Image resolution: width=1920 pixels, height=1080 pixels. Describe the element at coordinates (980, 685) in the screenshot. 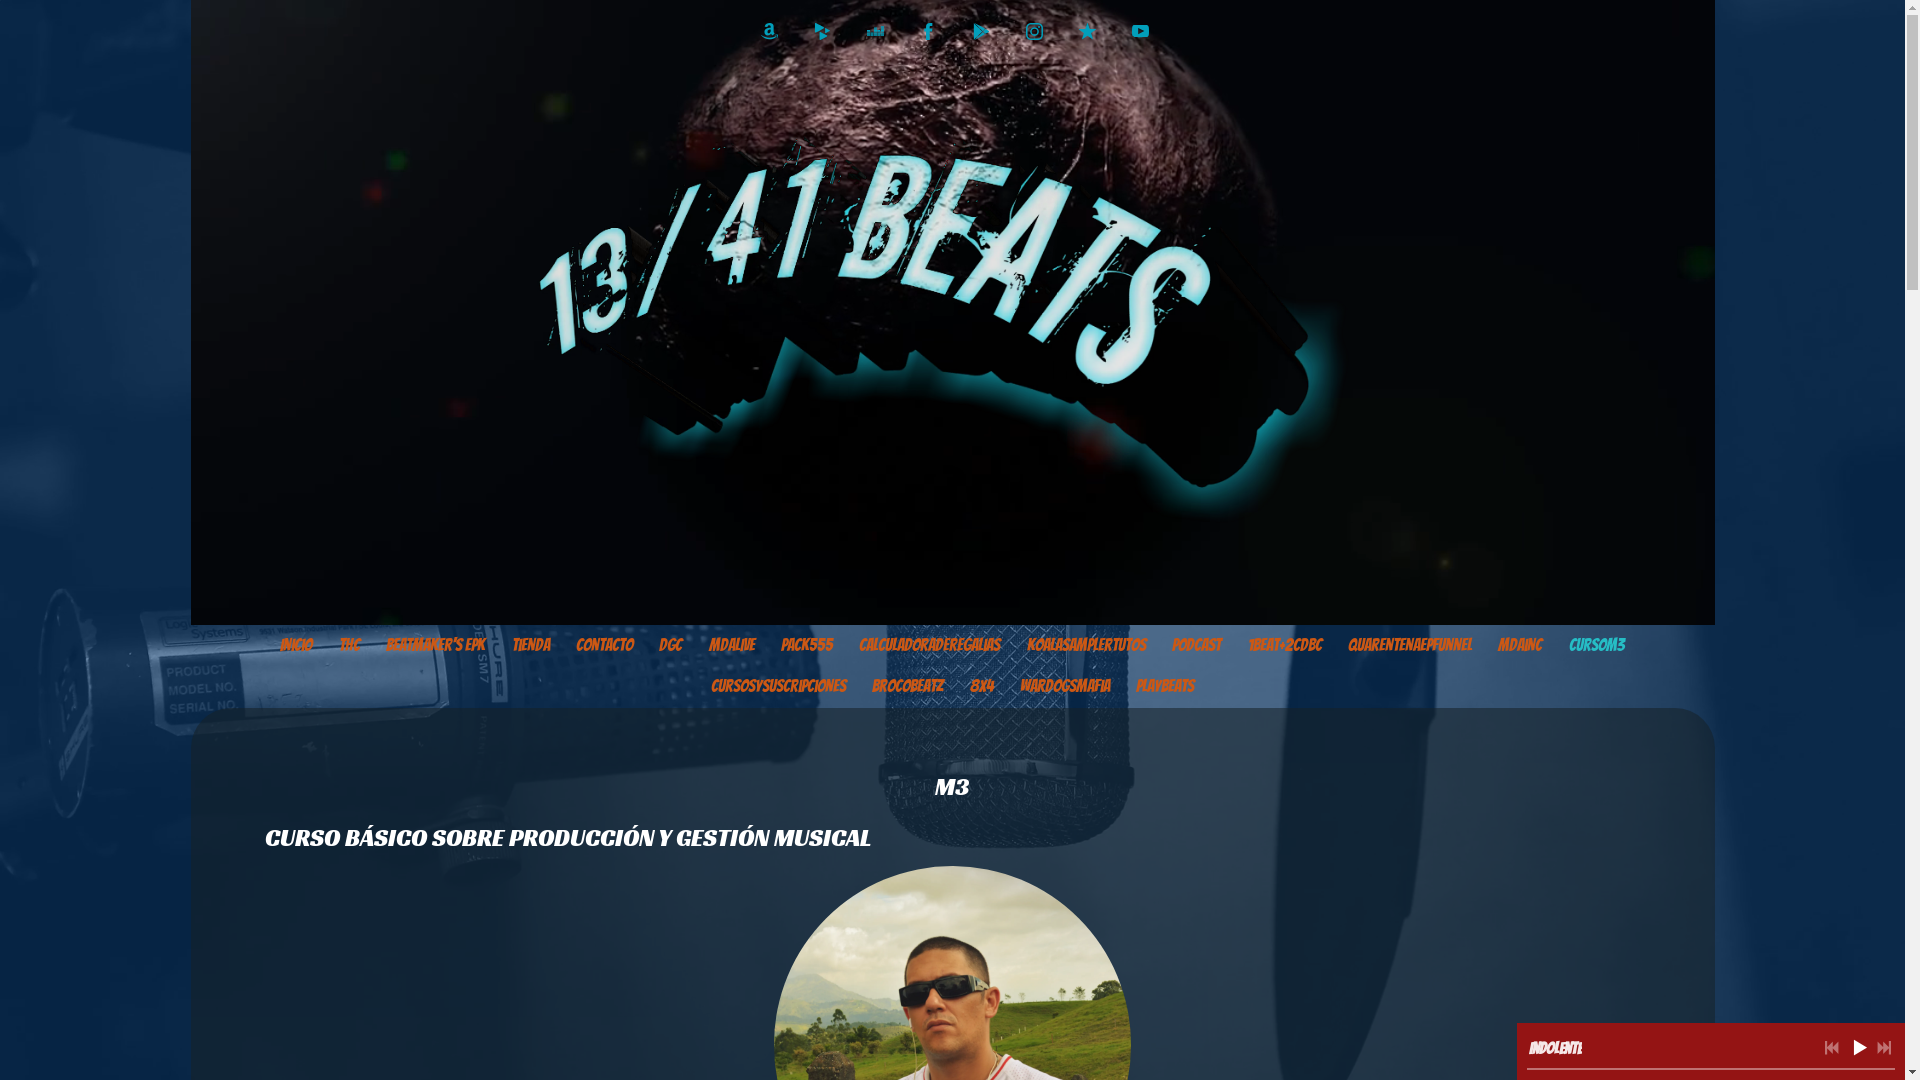

I see `'8X4'` at that location.